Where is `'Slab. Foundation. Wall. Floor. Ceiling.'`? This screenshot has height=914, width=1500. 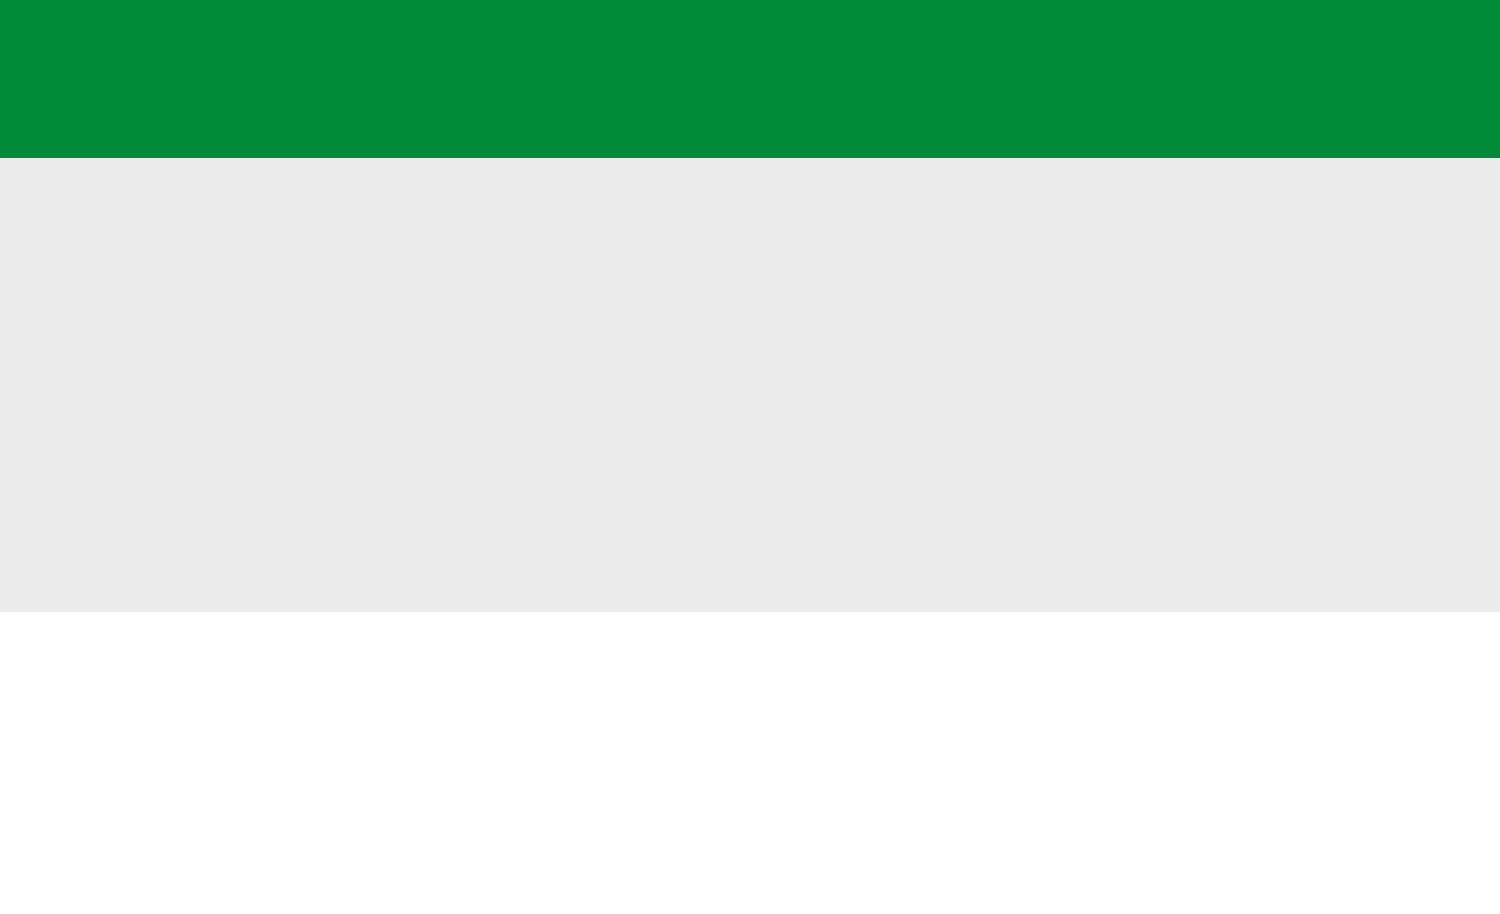
'Slab. Foundation. Wall. Floor. Ceiling.' is located at coordinates (502, 34).